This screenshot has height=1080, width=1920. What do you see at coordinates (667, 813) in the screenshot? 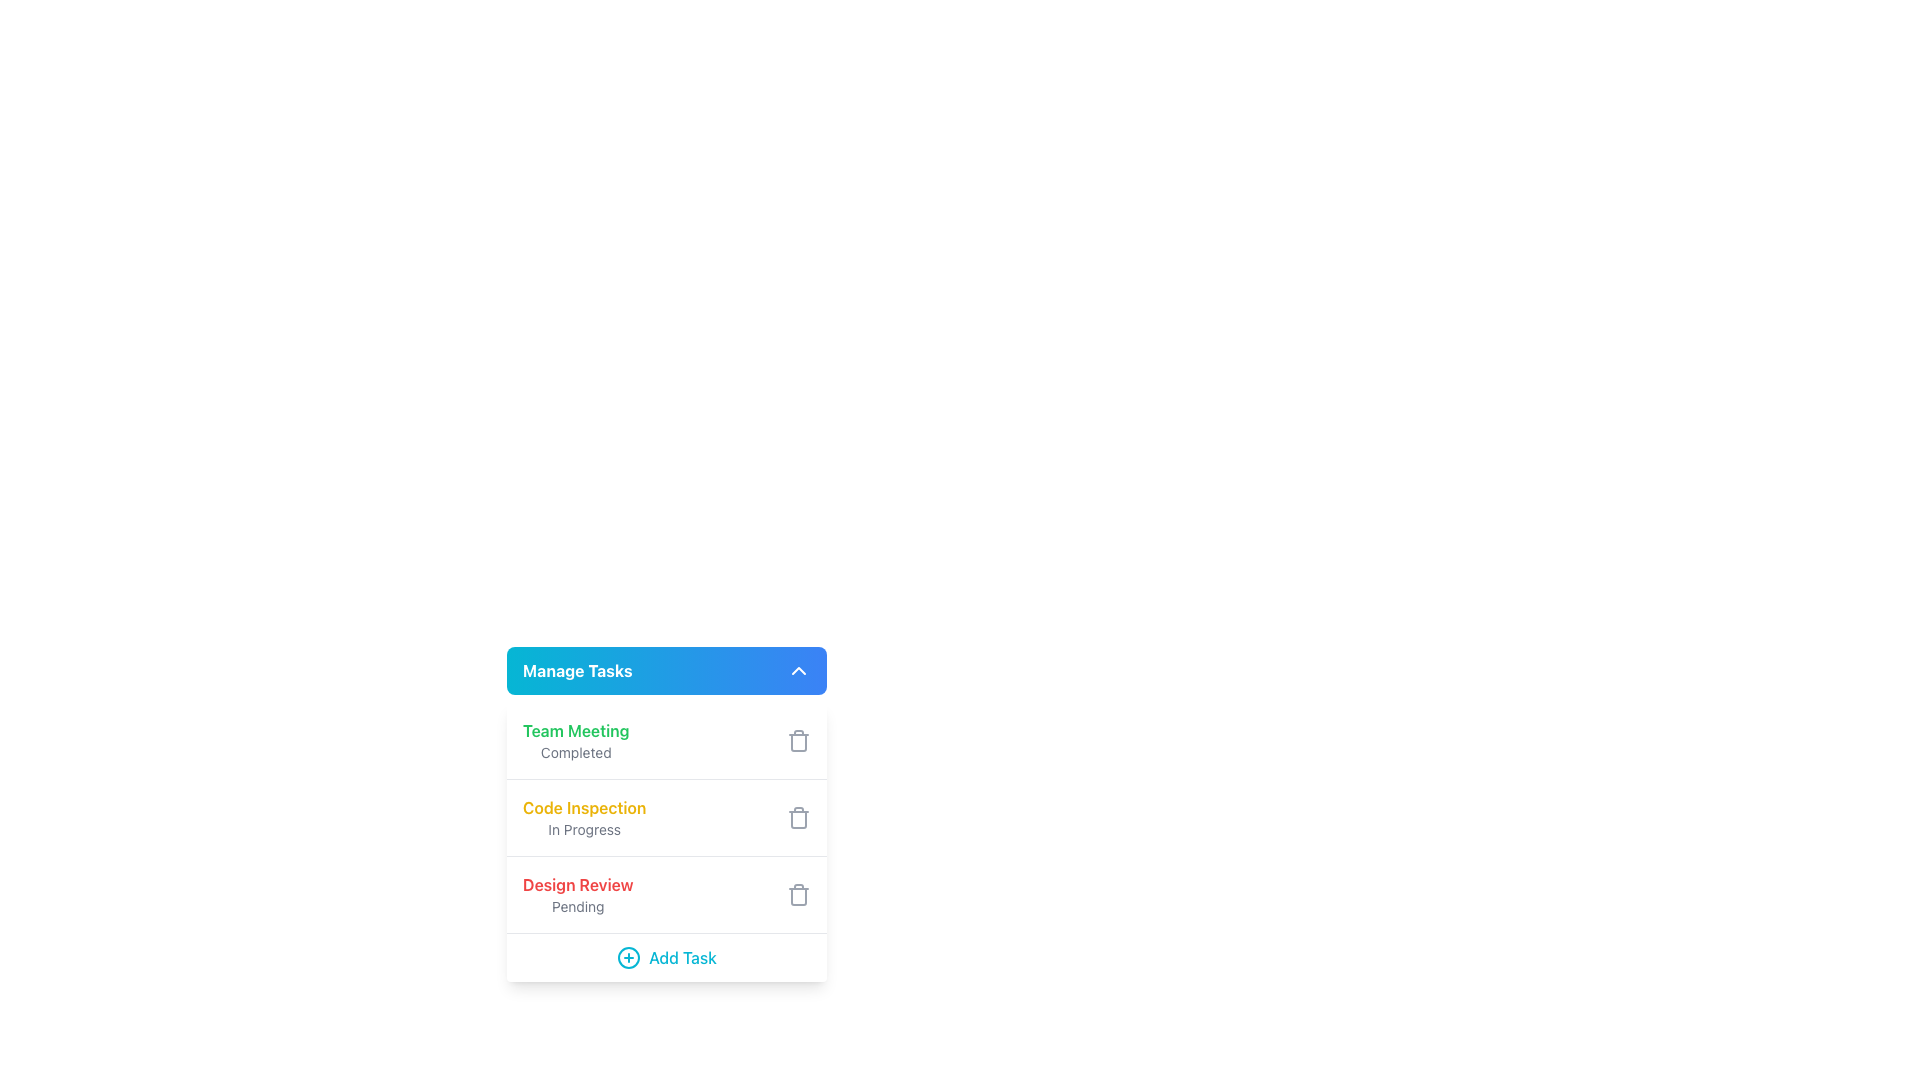
I see `the List item titled 'Code Inspection' with the status 'In Progress'` at bounding box center [667, 813].